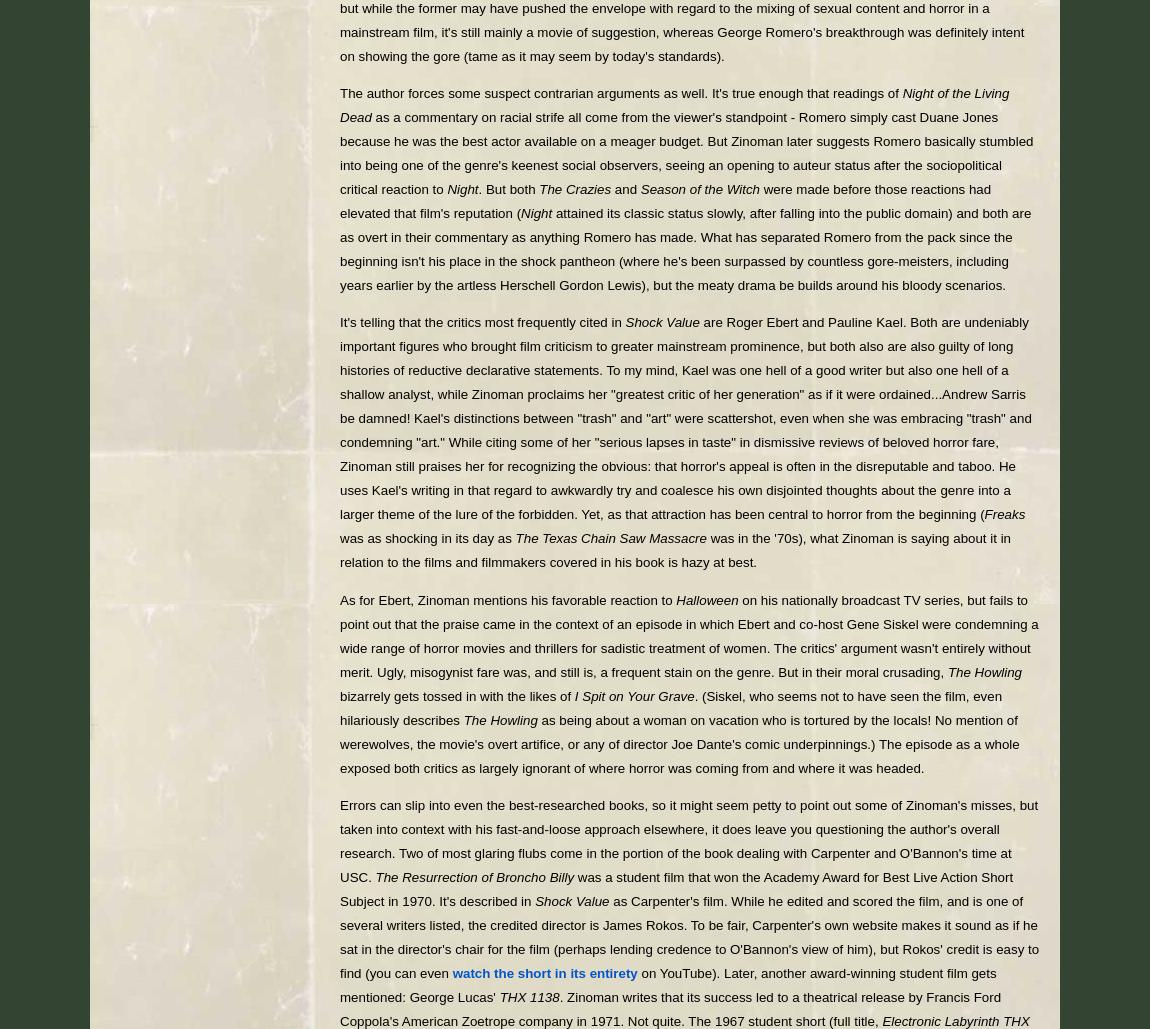 Image resolution: width=1150 pixels, height=1029 pixels. Describe the element at coordinates (529, 996) in the screenshot. I see `'THX 1138'` at that location.